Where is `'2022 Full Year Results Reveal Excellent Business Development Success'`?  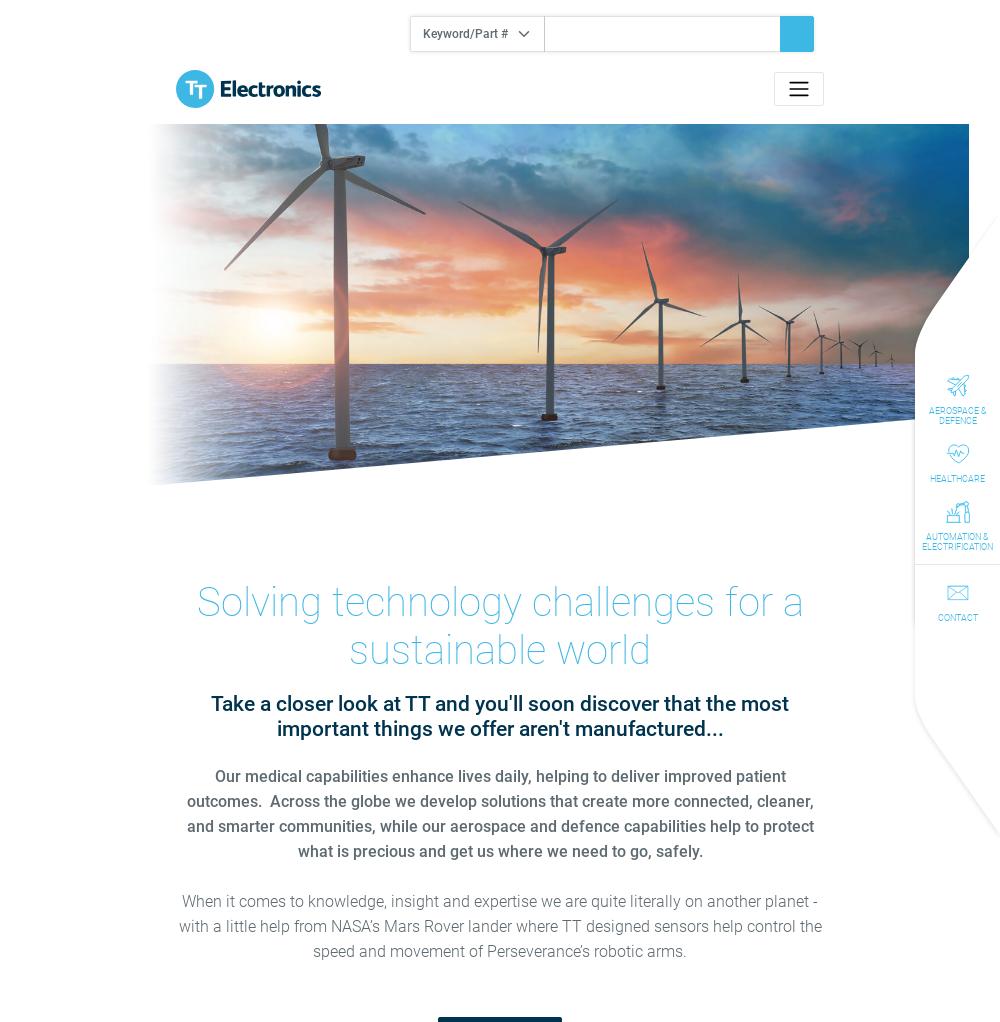
'2022 Full Year Results Reveal Excellent Business Development Success' is located at coordinates (180, 395).